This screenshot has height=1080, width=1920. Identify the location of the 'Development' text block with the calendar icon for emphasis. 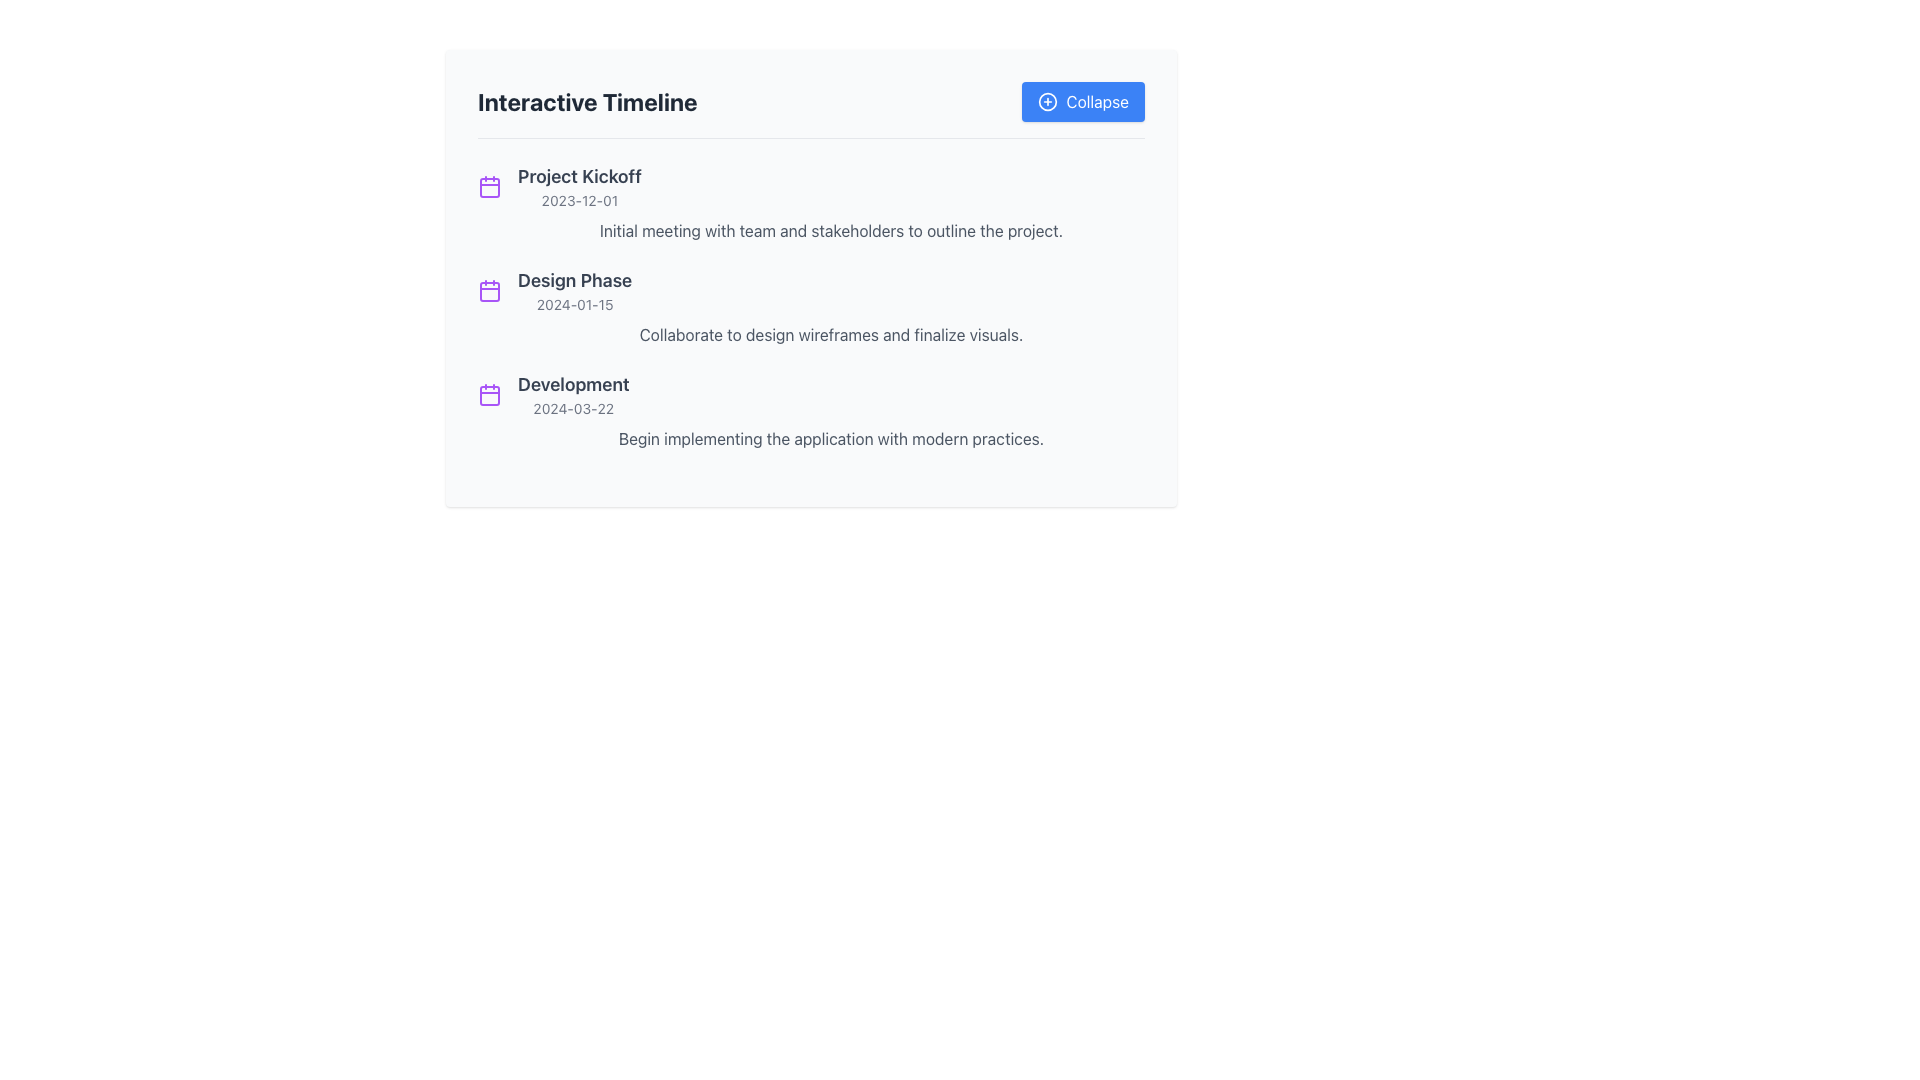
(811, 394).